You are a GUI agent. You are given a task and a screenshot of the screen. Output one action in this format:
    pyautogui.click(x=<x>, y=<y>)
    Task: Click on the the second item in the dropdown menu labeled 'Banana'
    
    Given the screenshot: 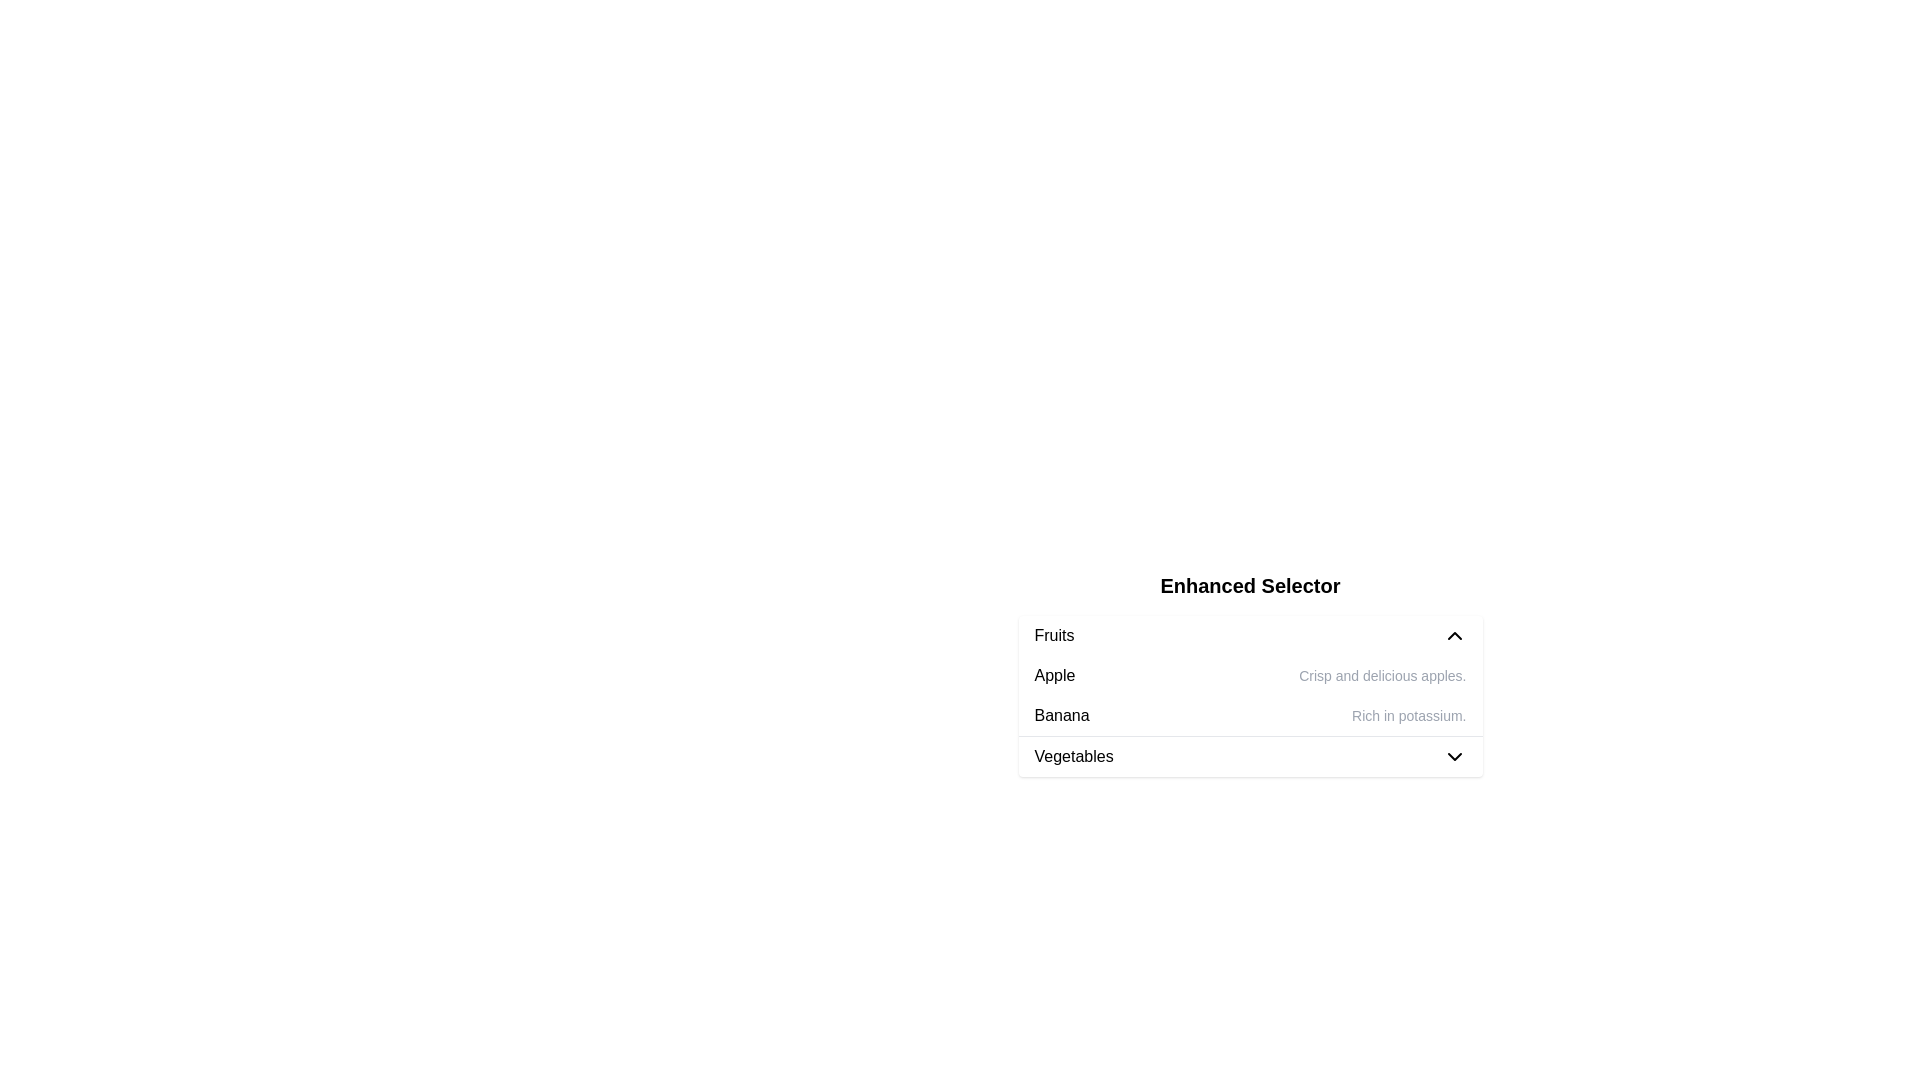 What is the action you would take?
    pyautogui.click(x=1249, y=715)
    